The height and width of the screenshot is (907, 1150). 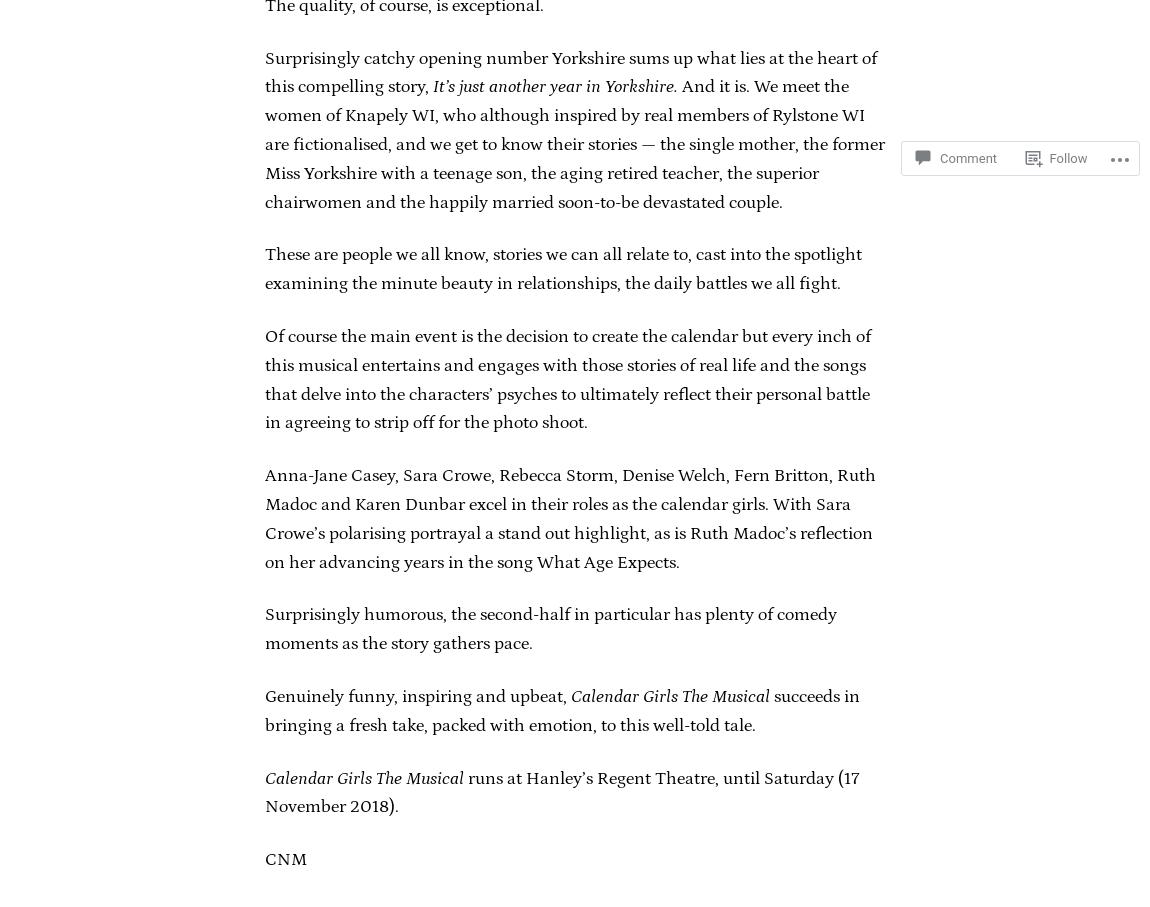 What do you see at coordinates (555, 85) in the screenshot?
I see `'It’s just another year in Yorkshire.'` at bounding box center [555, 85].